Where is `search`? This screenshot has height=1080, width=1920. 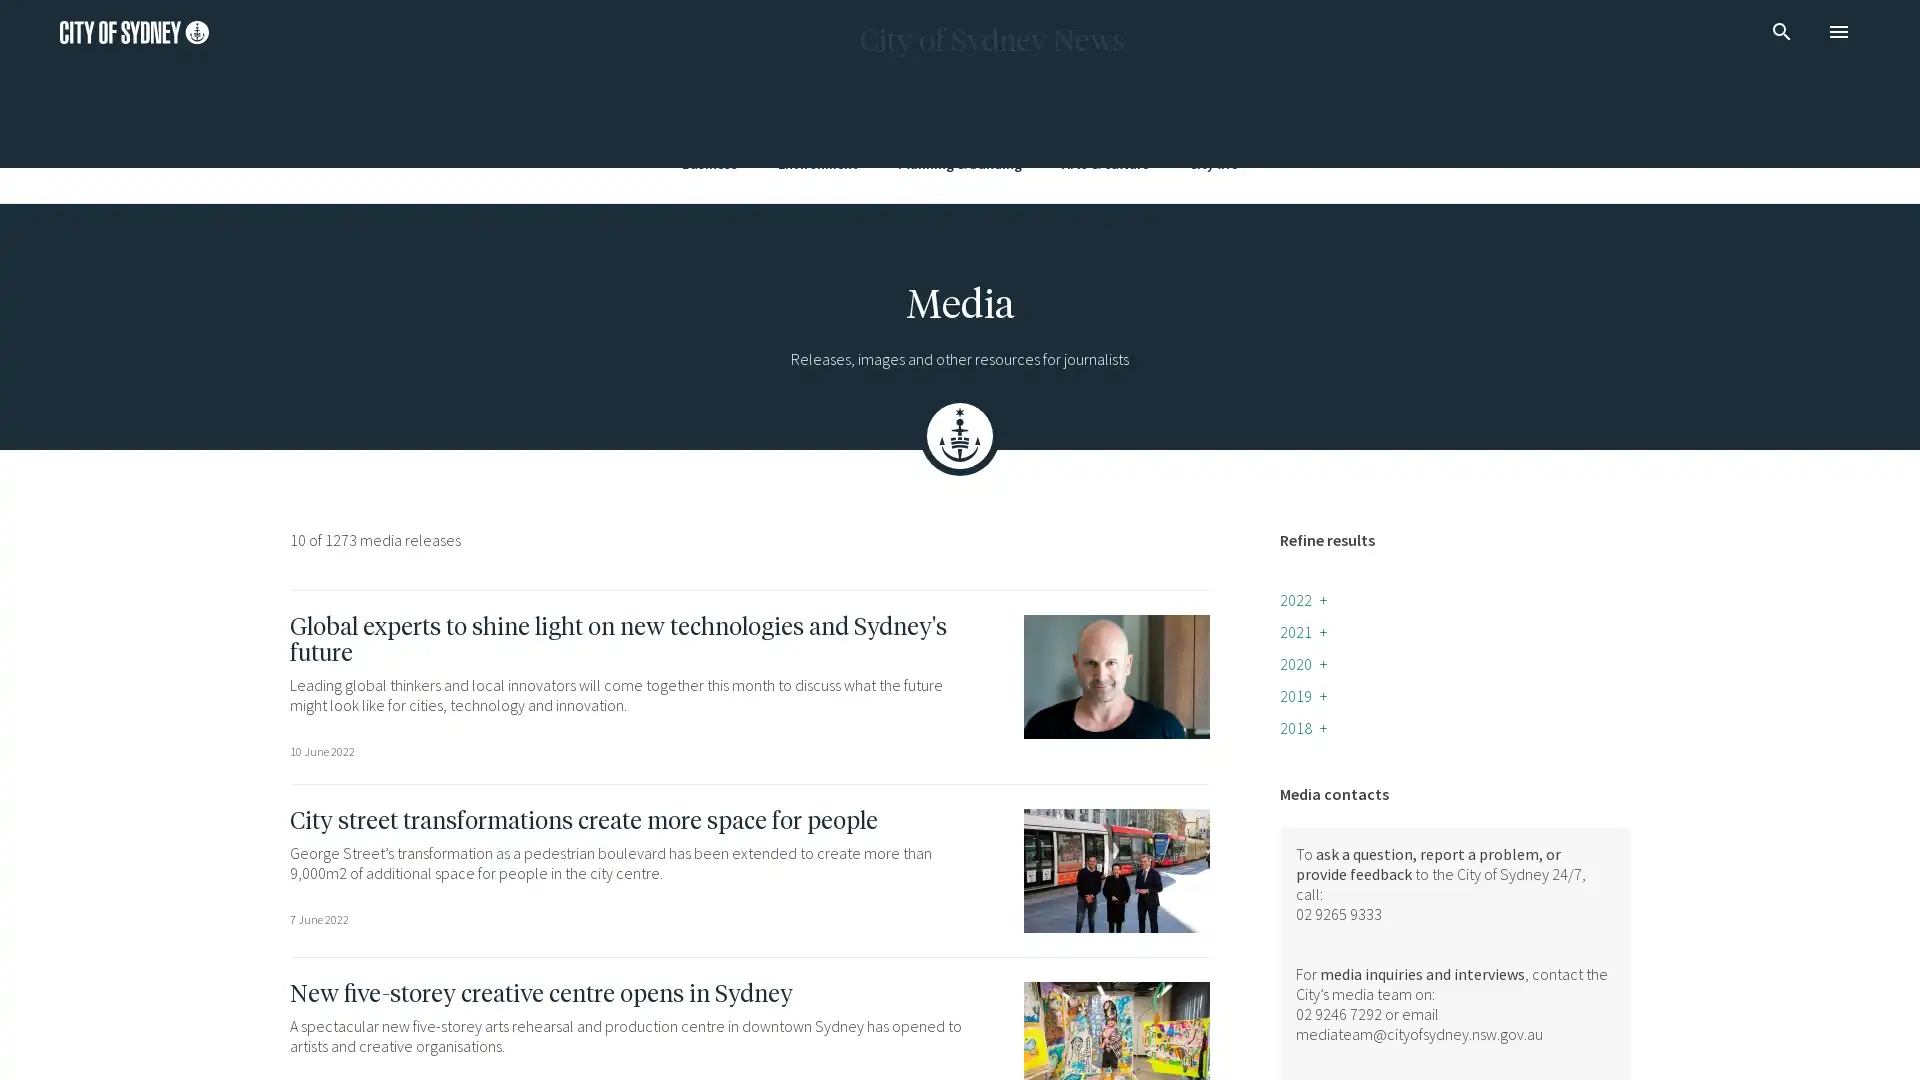
search is located at coordinates (1781, 31).